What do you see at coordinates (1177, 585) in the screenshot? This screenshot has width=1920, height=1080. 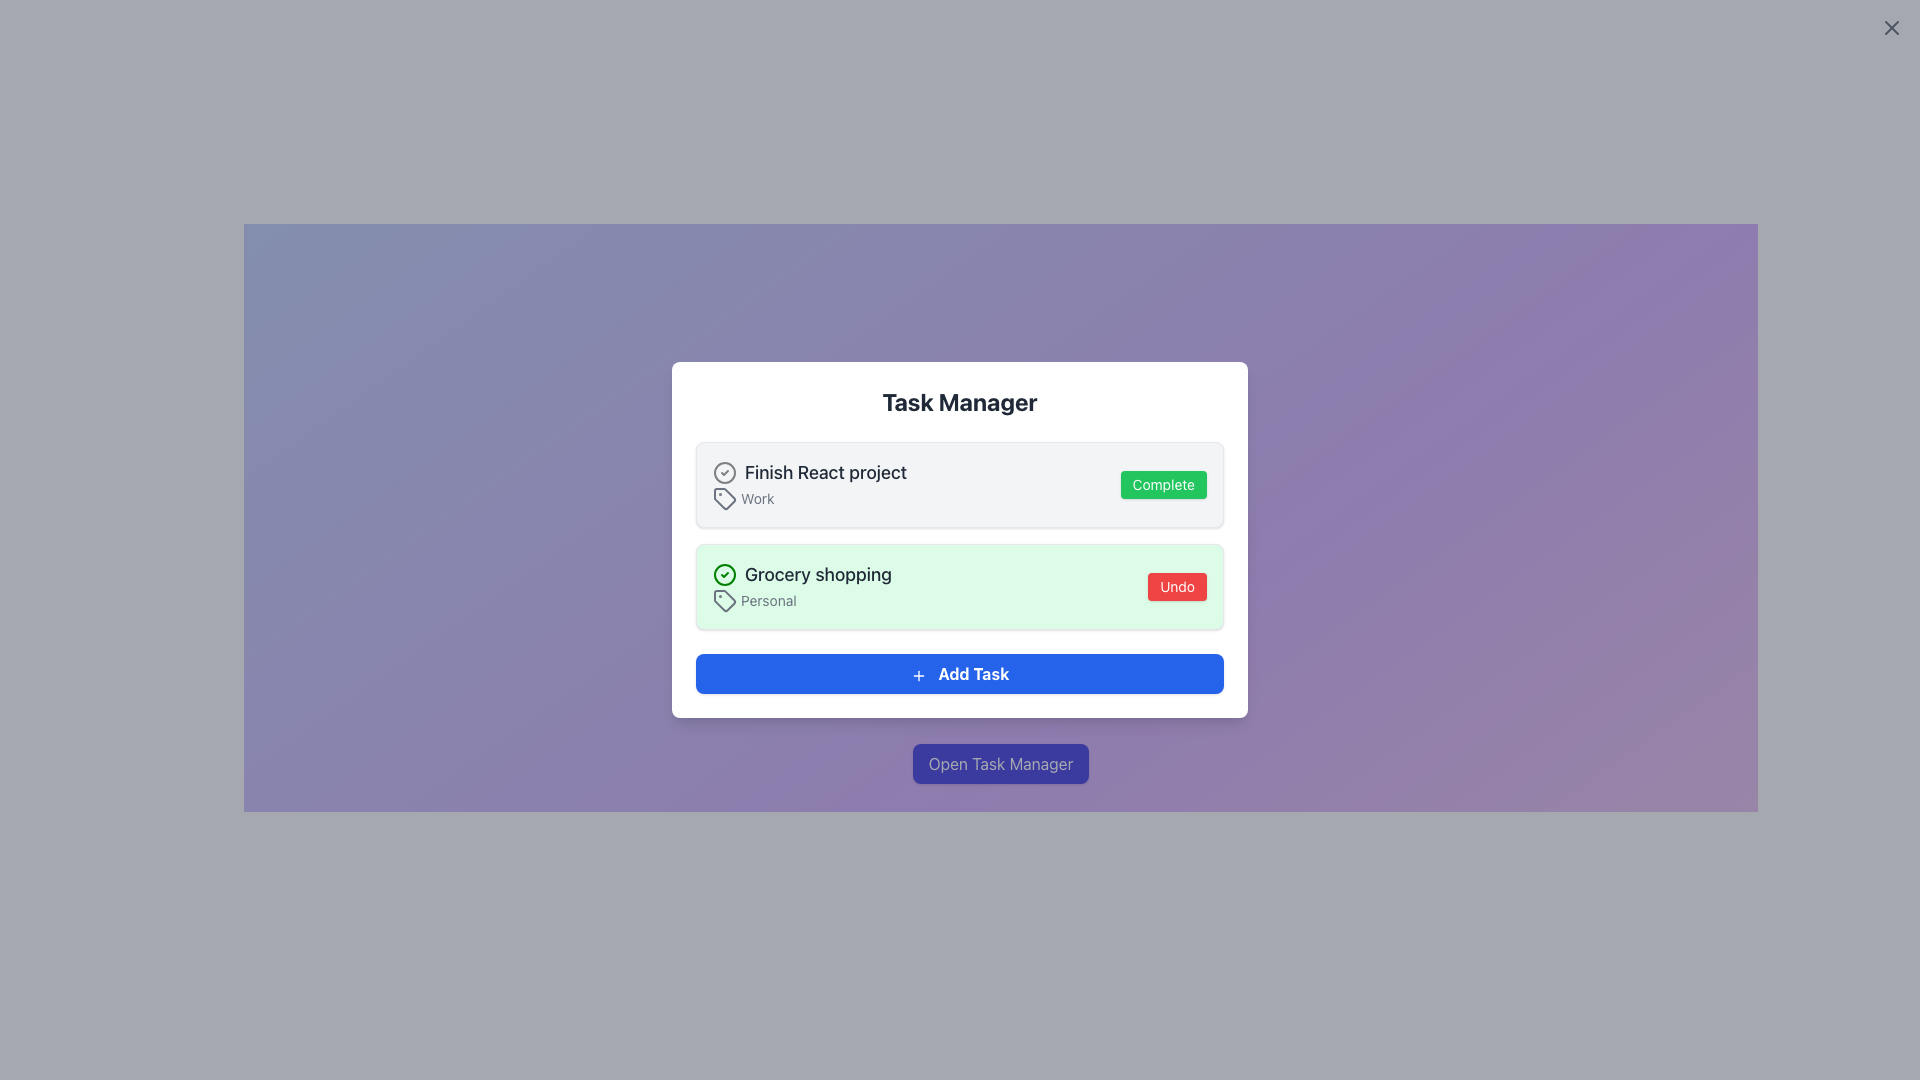 I see `the red rounded rectangular 'Undo' button with a white label, located in the bottom-right corner of the 'Grocery shopping' row` at bounding box center [1177, 585].